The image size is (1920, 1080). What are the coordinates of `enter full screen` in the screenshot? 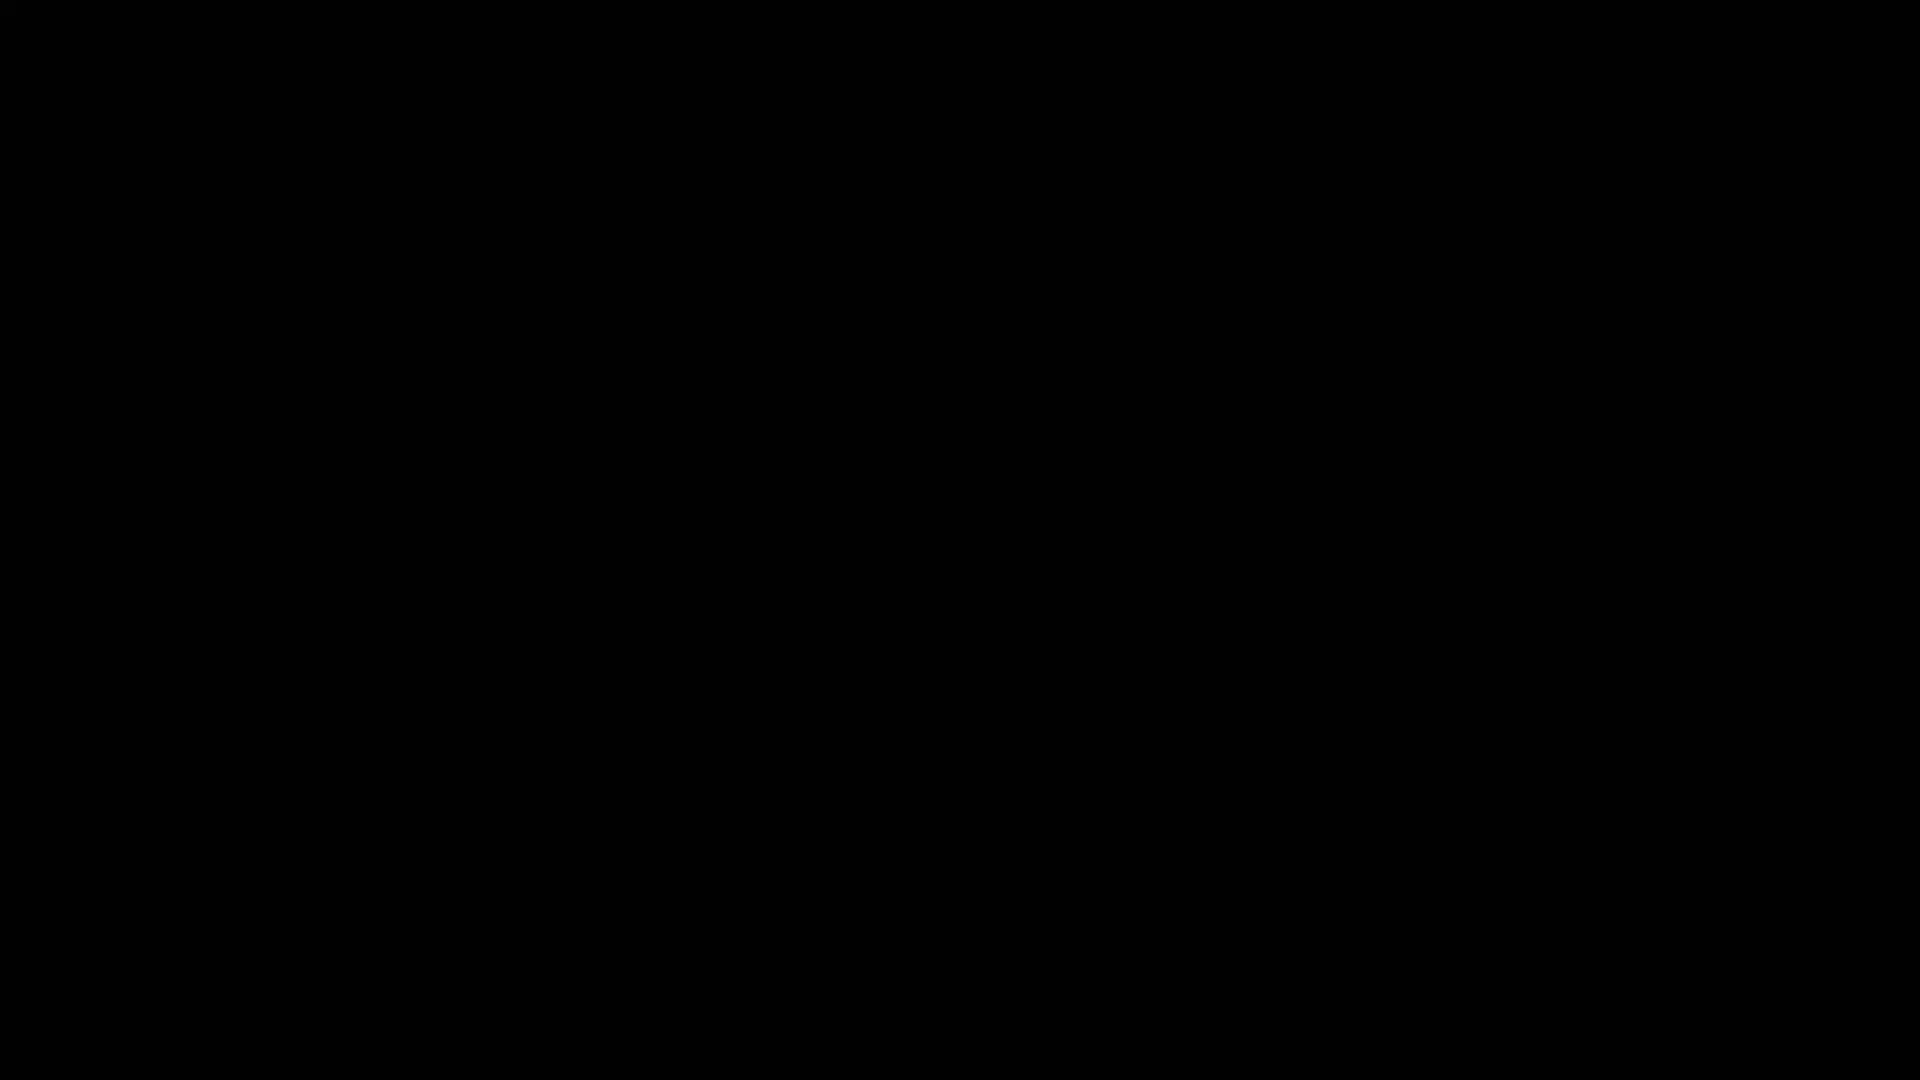 It's located at (1808, 1023).